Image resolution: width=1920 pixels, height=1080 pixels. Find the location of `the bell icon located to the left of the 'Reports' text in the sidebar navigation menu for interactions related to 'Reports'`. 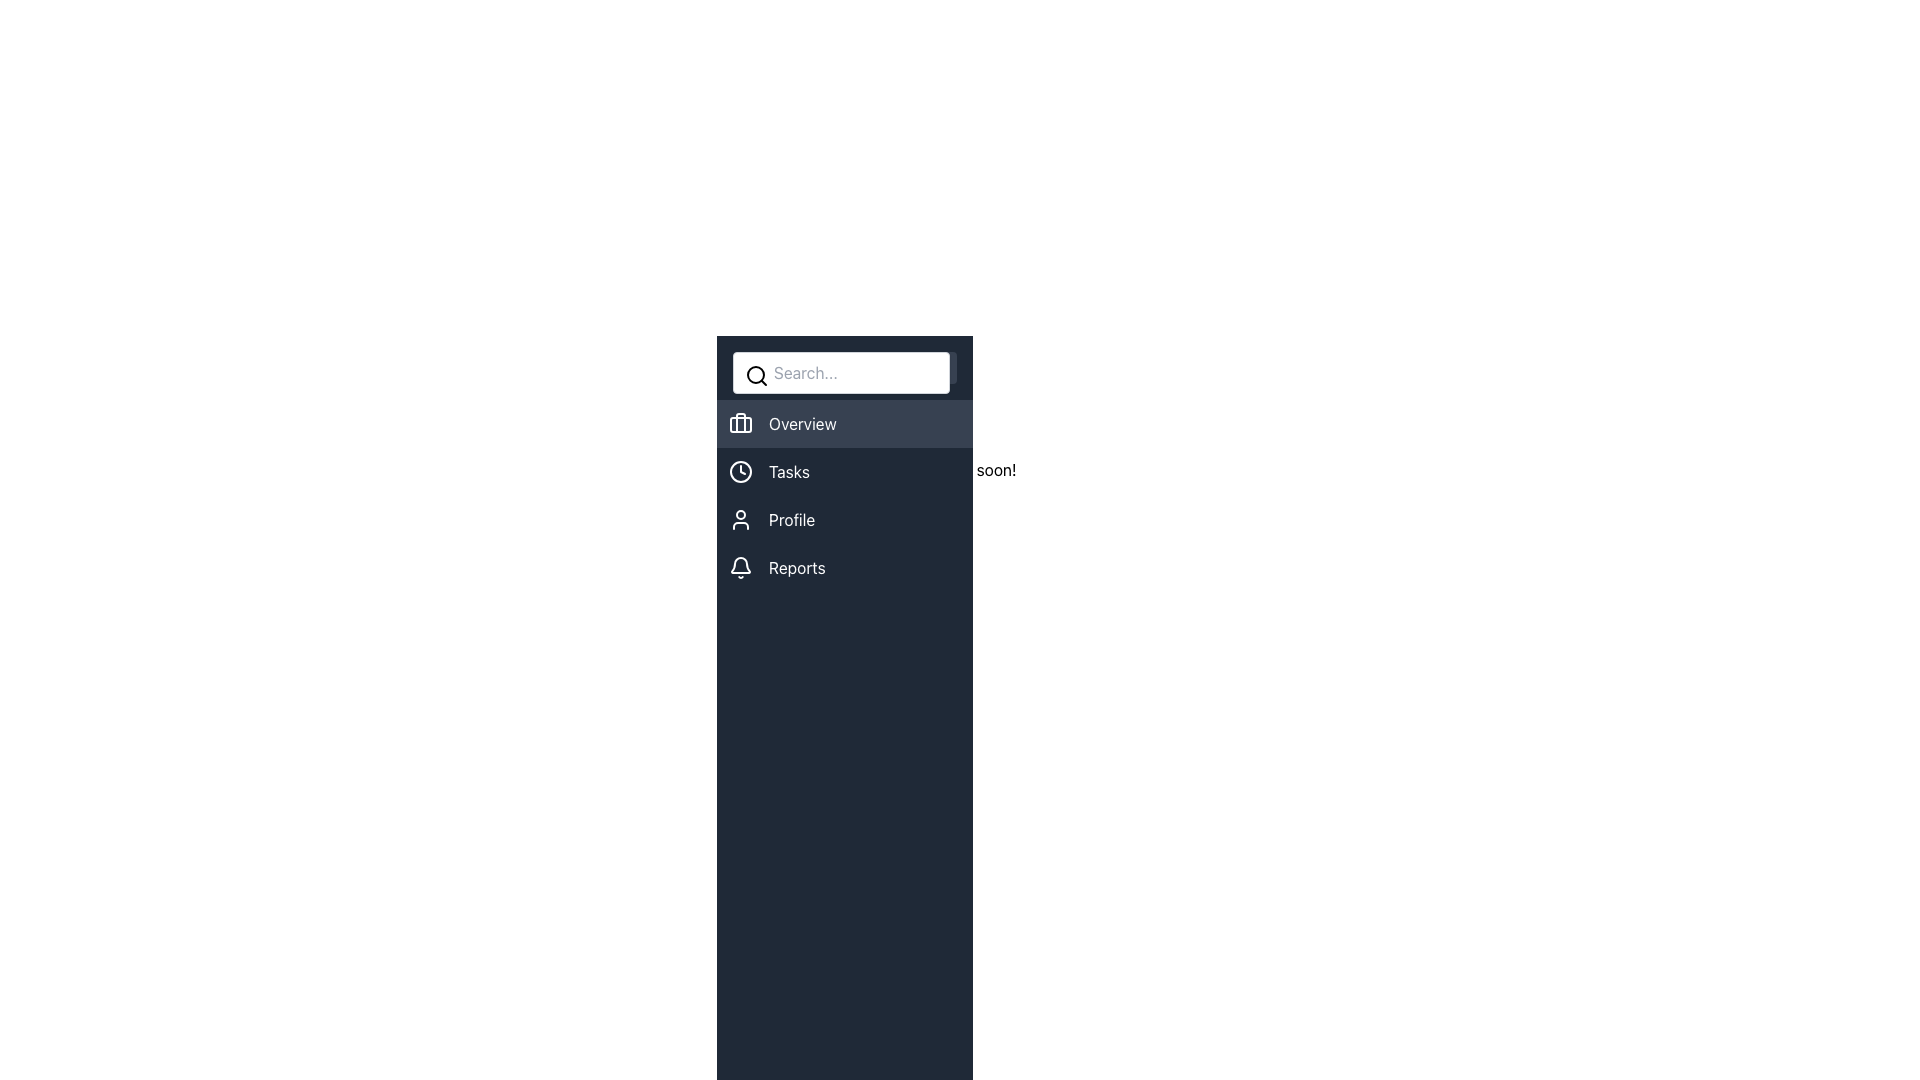

the bell icon located to the left of the 'Reports' text in the sidebar navigation menu for interactions related to 'Reports' is located at coordinates (739, 567).